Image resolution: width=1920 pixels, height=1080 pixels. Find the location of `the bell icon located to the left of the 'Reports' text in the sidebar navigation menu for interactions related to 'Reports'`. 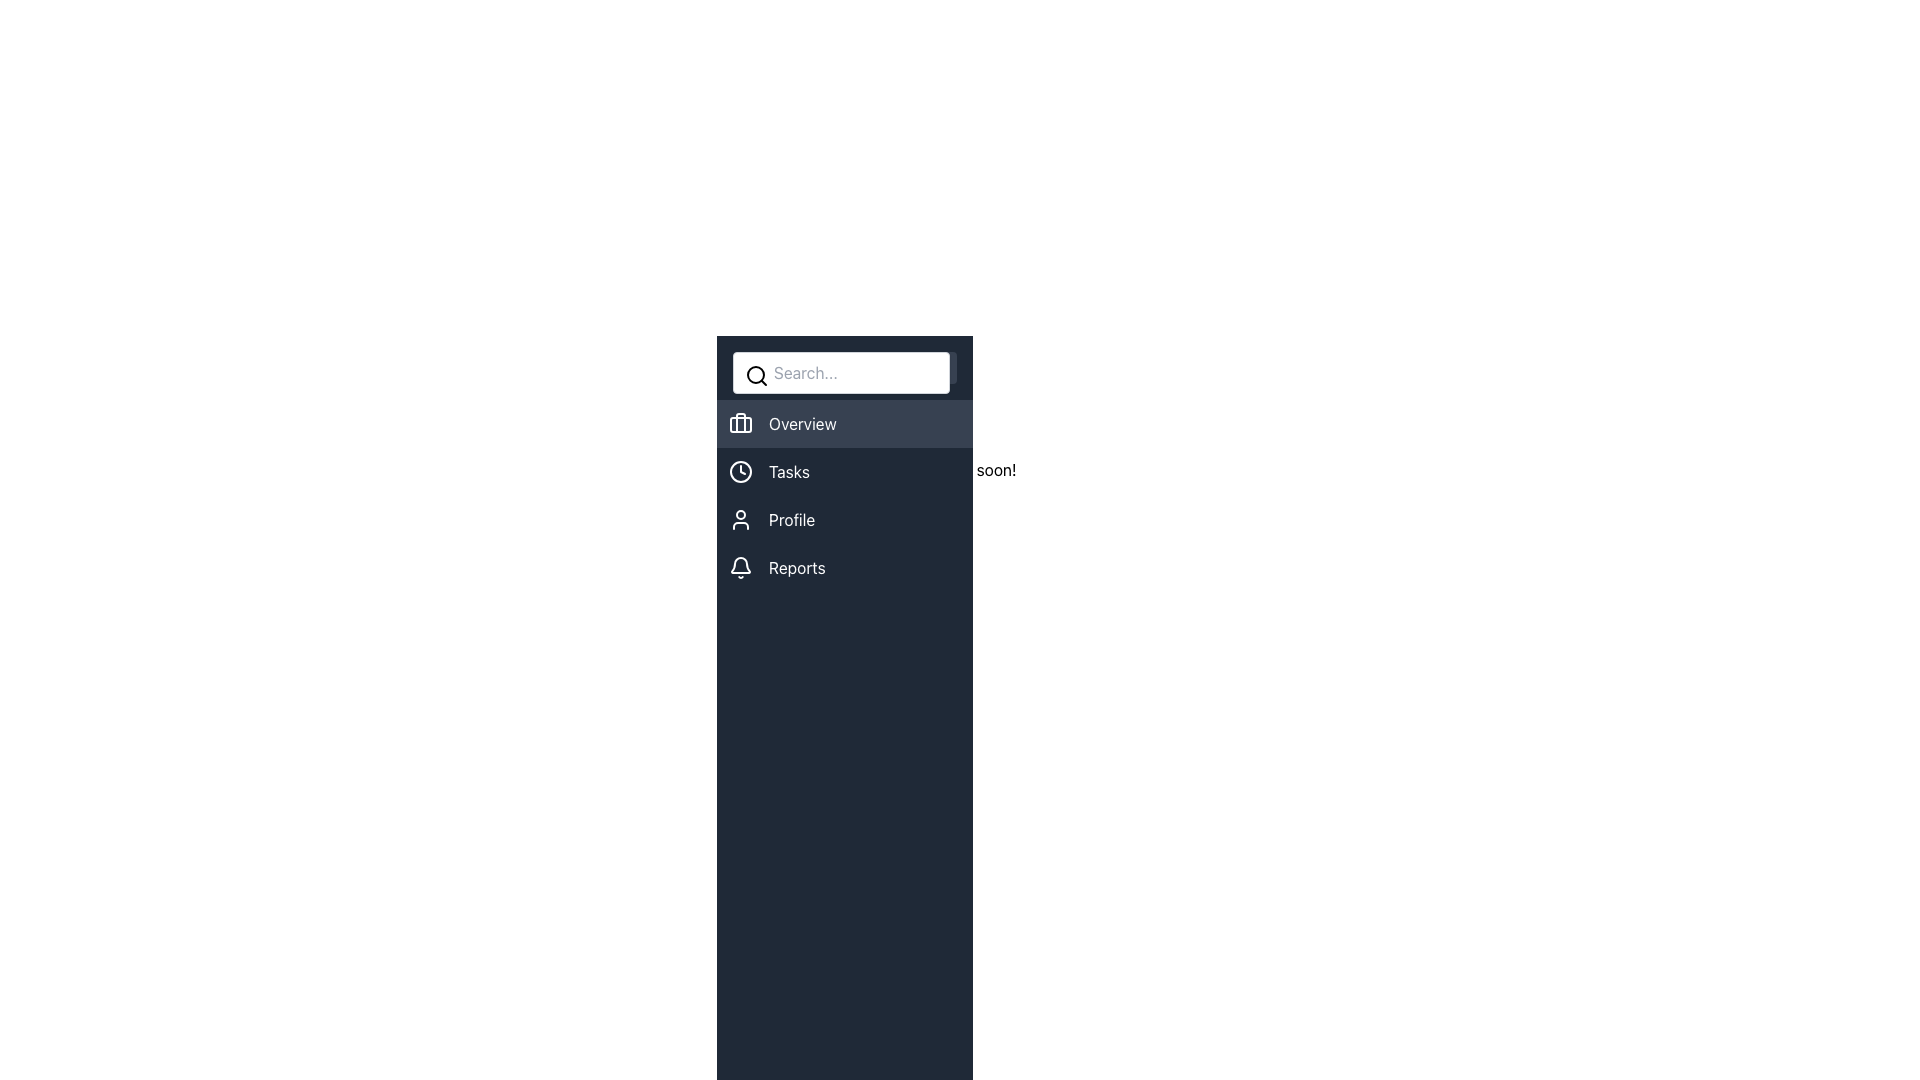

the bell icon located to the left of the 'Reports' text in the sidebar navigation menu for interactions related to 'Reports' is located at coordinates (739, 567).